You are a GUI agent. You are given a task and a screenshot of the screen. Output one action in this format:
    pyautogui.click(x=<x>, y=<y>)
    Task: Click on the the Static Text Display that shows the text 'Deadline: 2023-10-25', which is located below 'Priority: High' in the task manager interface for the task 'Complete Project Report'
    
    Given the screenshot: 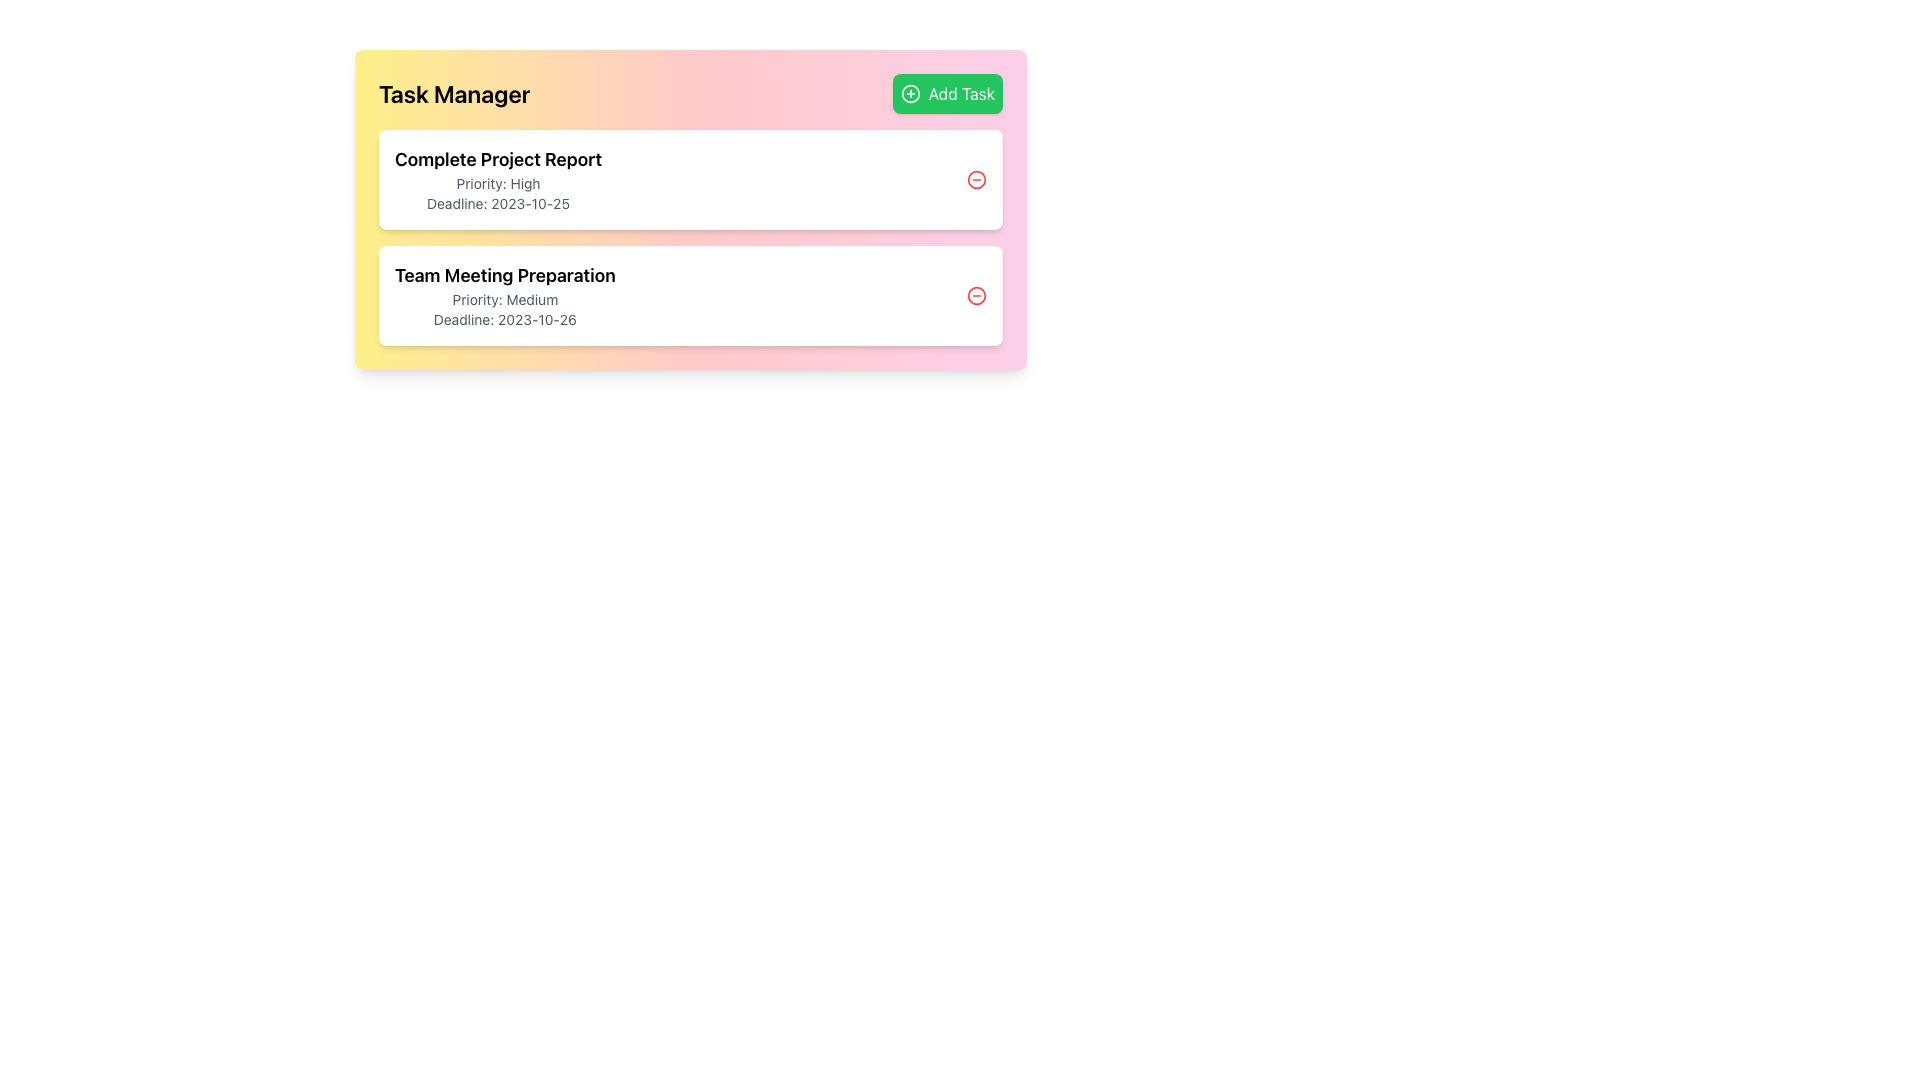 What is the action you would take?
    pyautogui.click(x=498, y=204)
    